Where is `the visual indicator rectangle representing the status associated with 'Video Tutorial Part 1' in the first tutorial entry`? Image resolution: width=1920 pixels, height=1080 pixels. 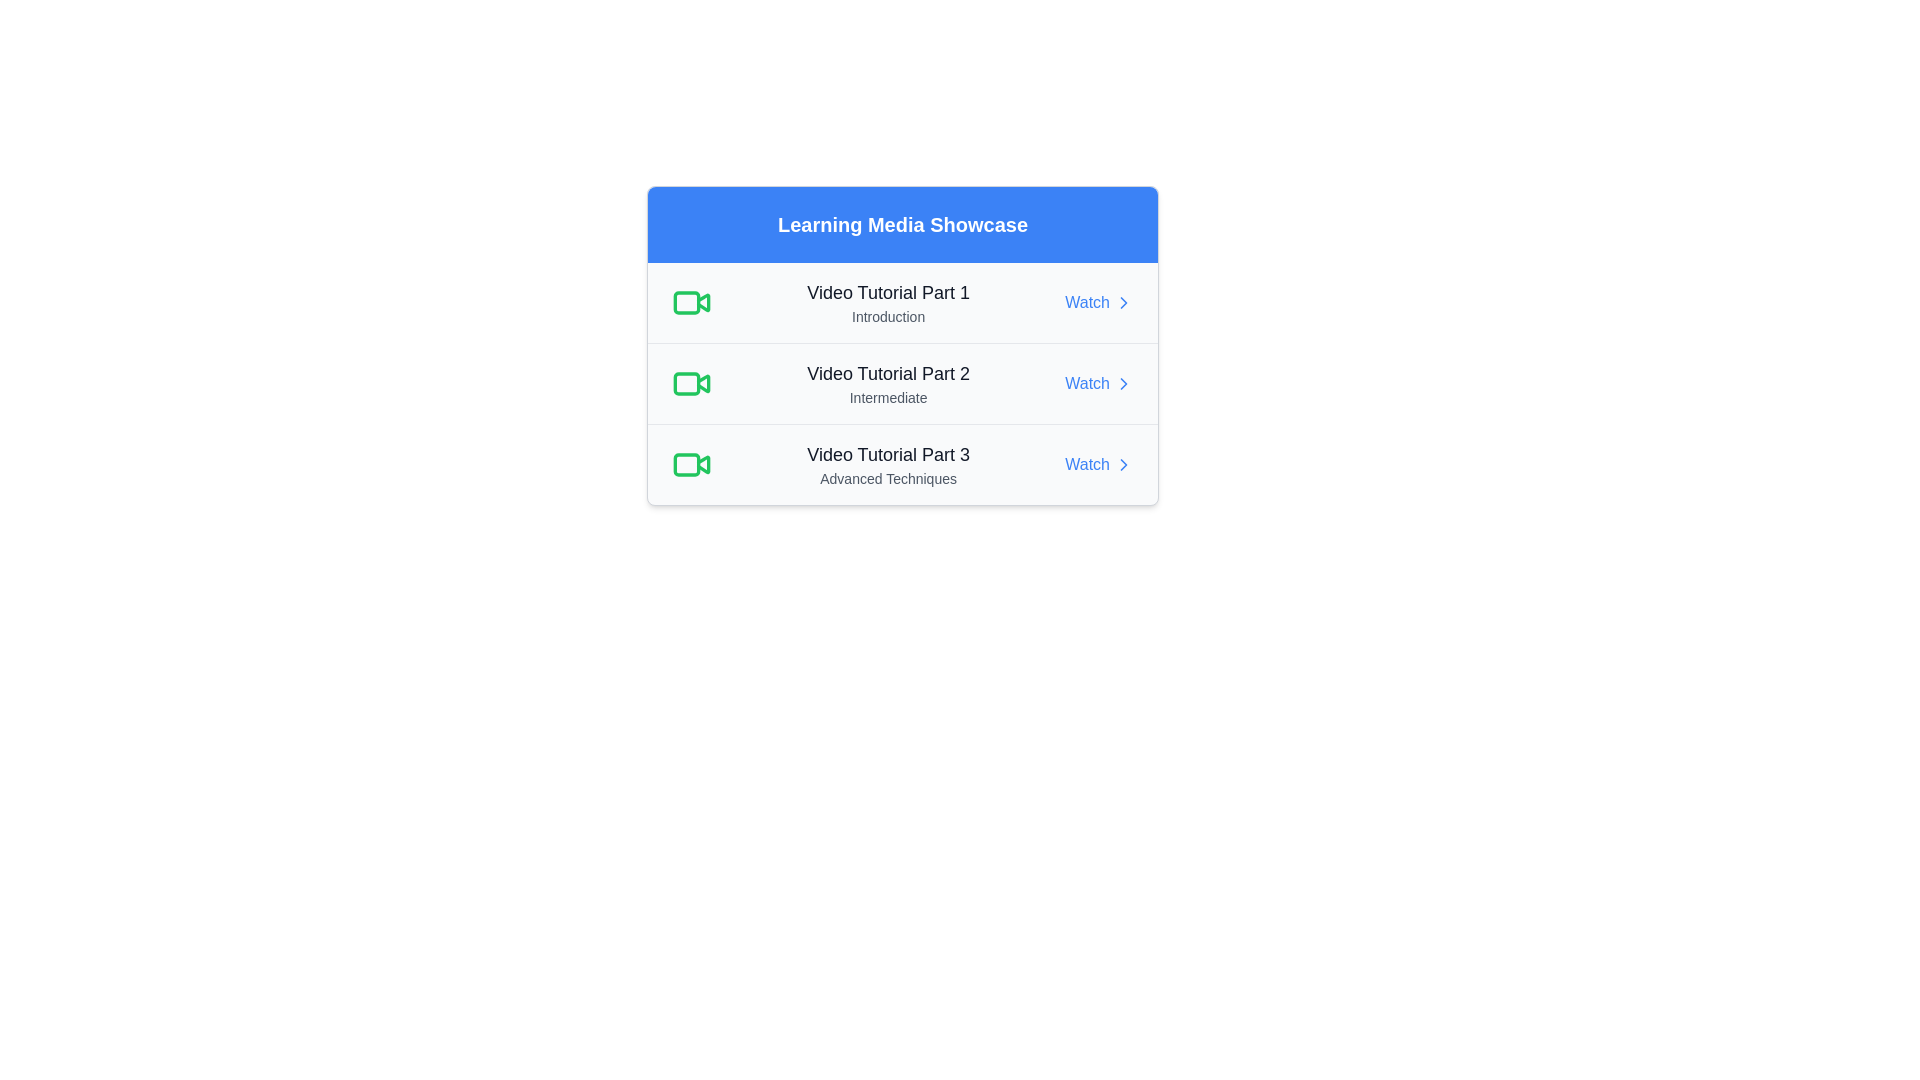 the visual indicator rectangle representing the status associated with 'Video Tutorial Part 1' in the first tutorial entry is located at coordinates (686, 303).